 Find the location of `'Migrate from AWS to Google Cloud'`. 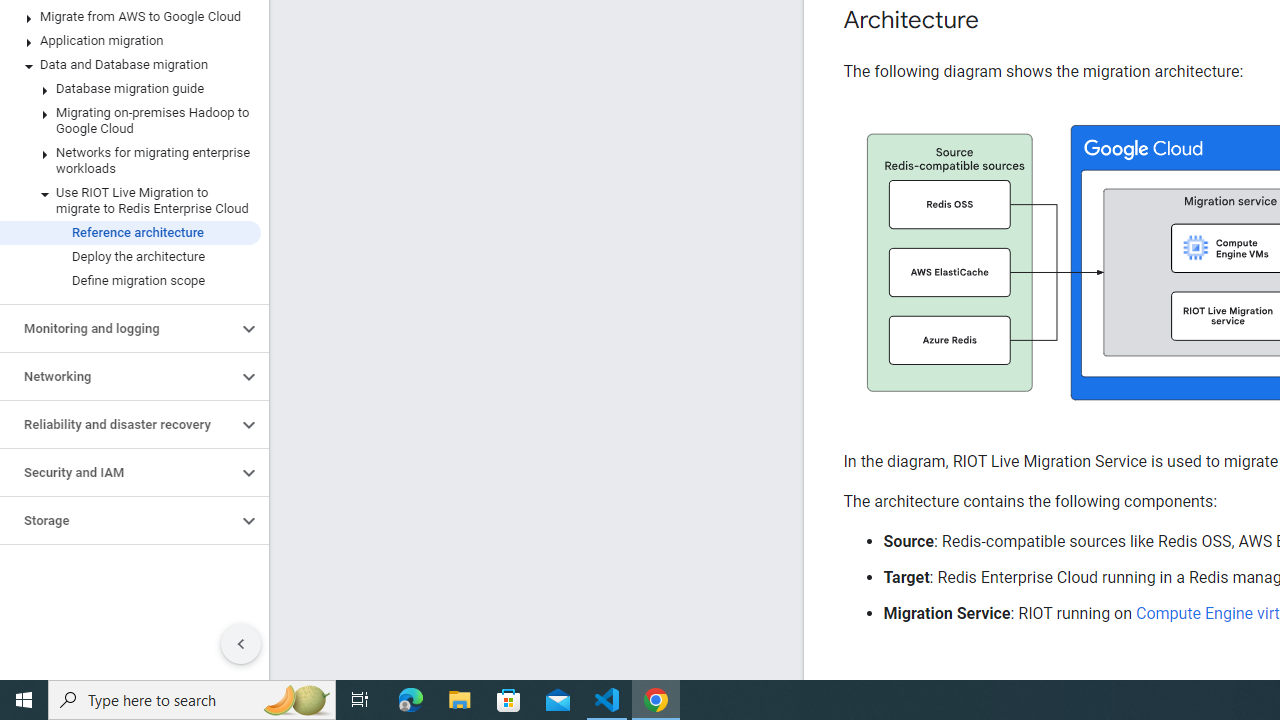

'Migrate from AWS to Google Cloud' is located at coordinates (129, 16).